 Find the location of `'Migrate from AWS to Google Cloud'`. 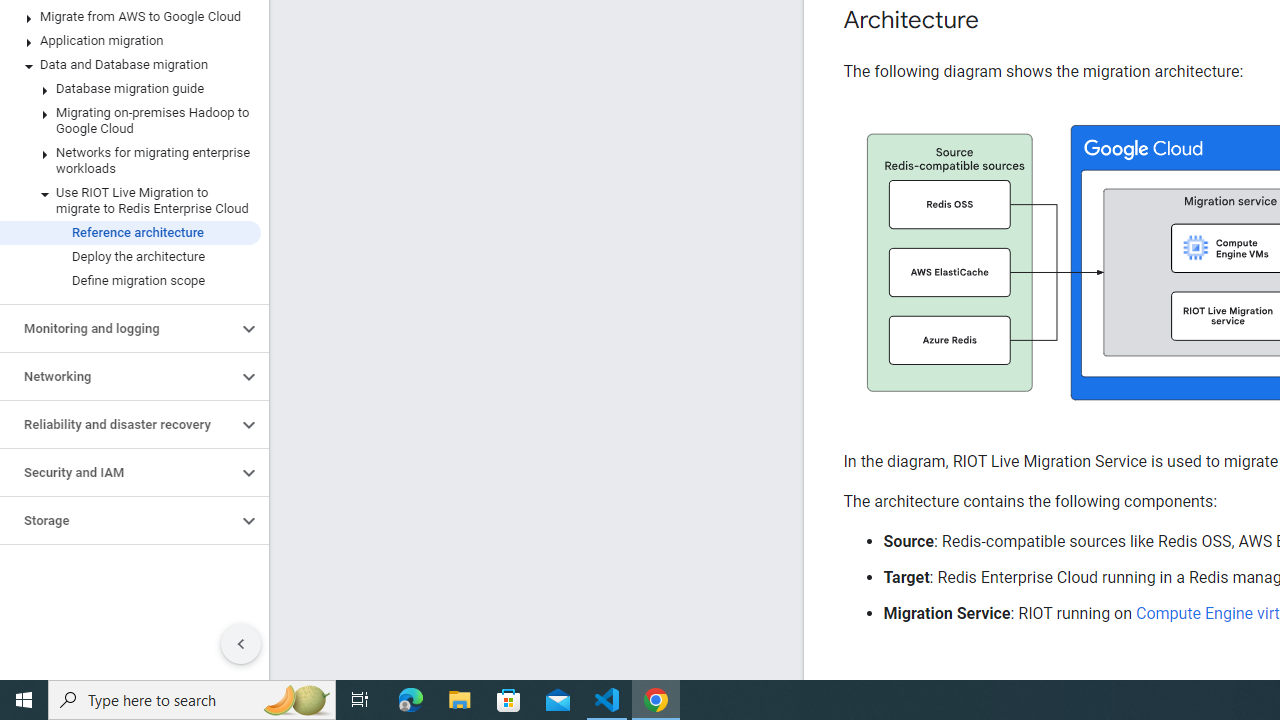

'Migrate from AWS to Google Cloud' is located at coordinates (129, 16).